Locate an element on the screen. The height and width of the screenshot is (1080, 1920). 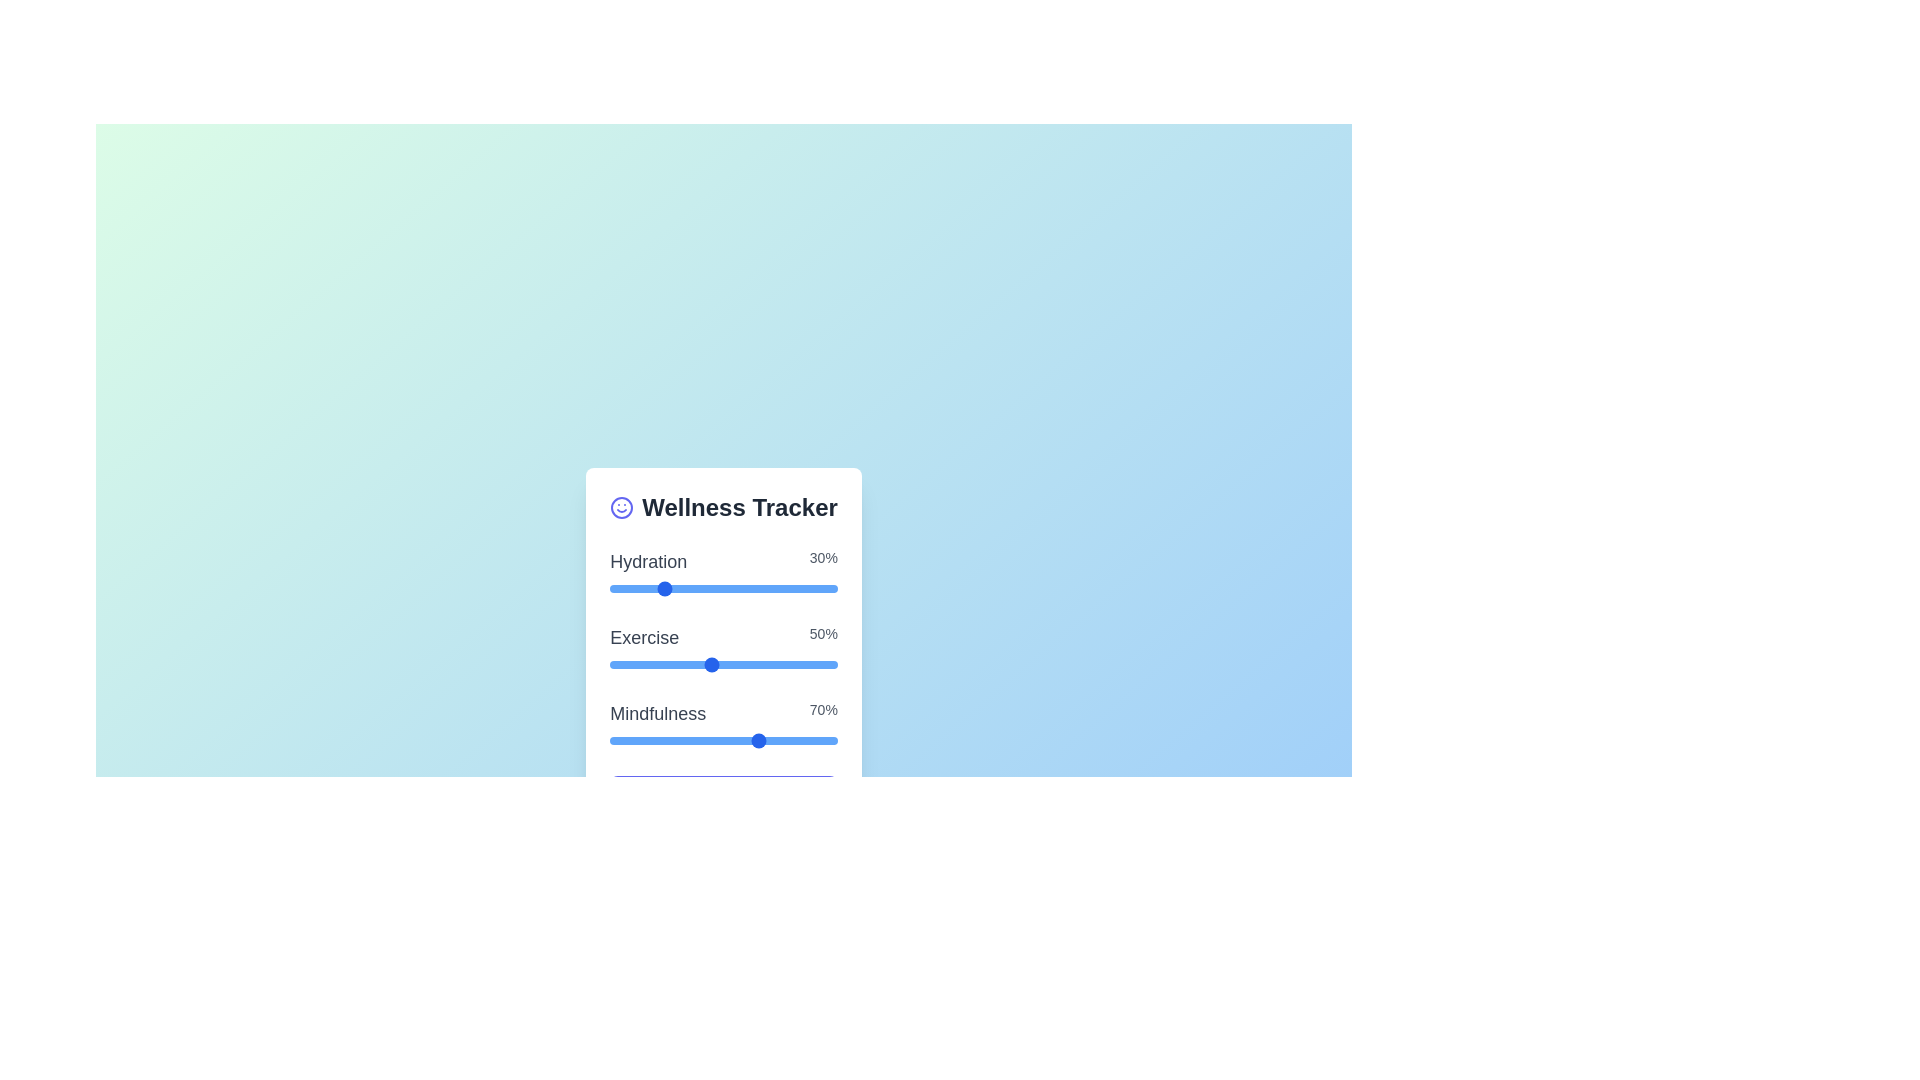
the 'Mindfulness' slider to set its value to 3 is located at coordinates (660, 740).